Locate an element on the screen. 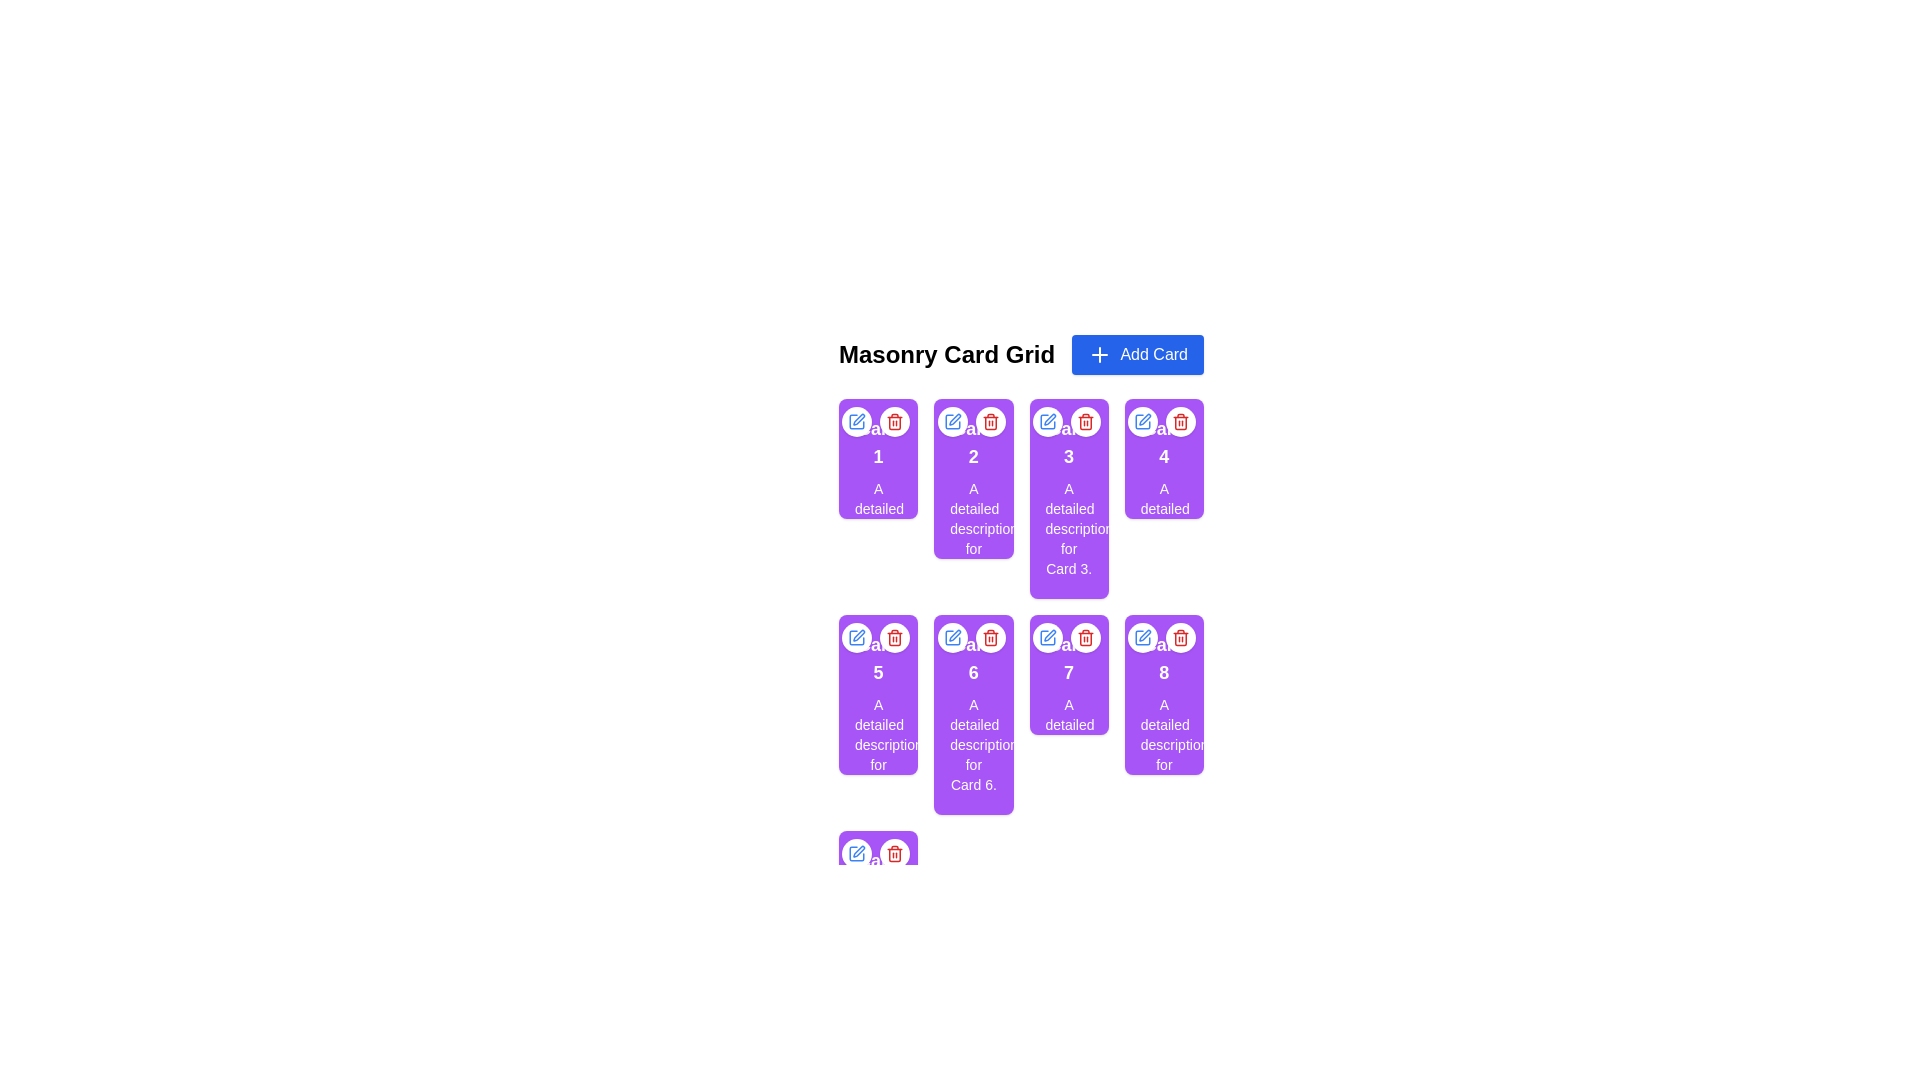 The height and width of the screenshot is (1080, 1920). the blue edit icon, which resembles a pen, located above a purple card in a list of icons is located at coordinates (859, 418).